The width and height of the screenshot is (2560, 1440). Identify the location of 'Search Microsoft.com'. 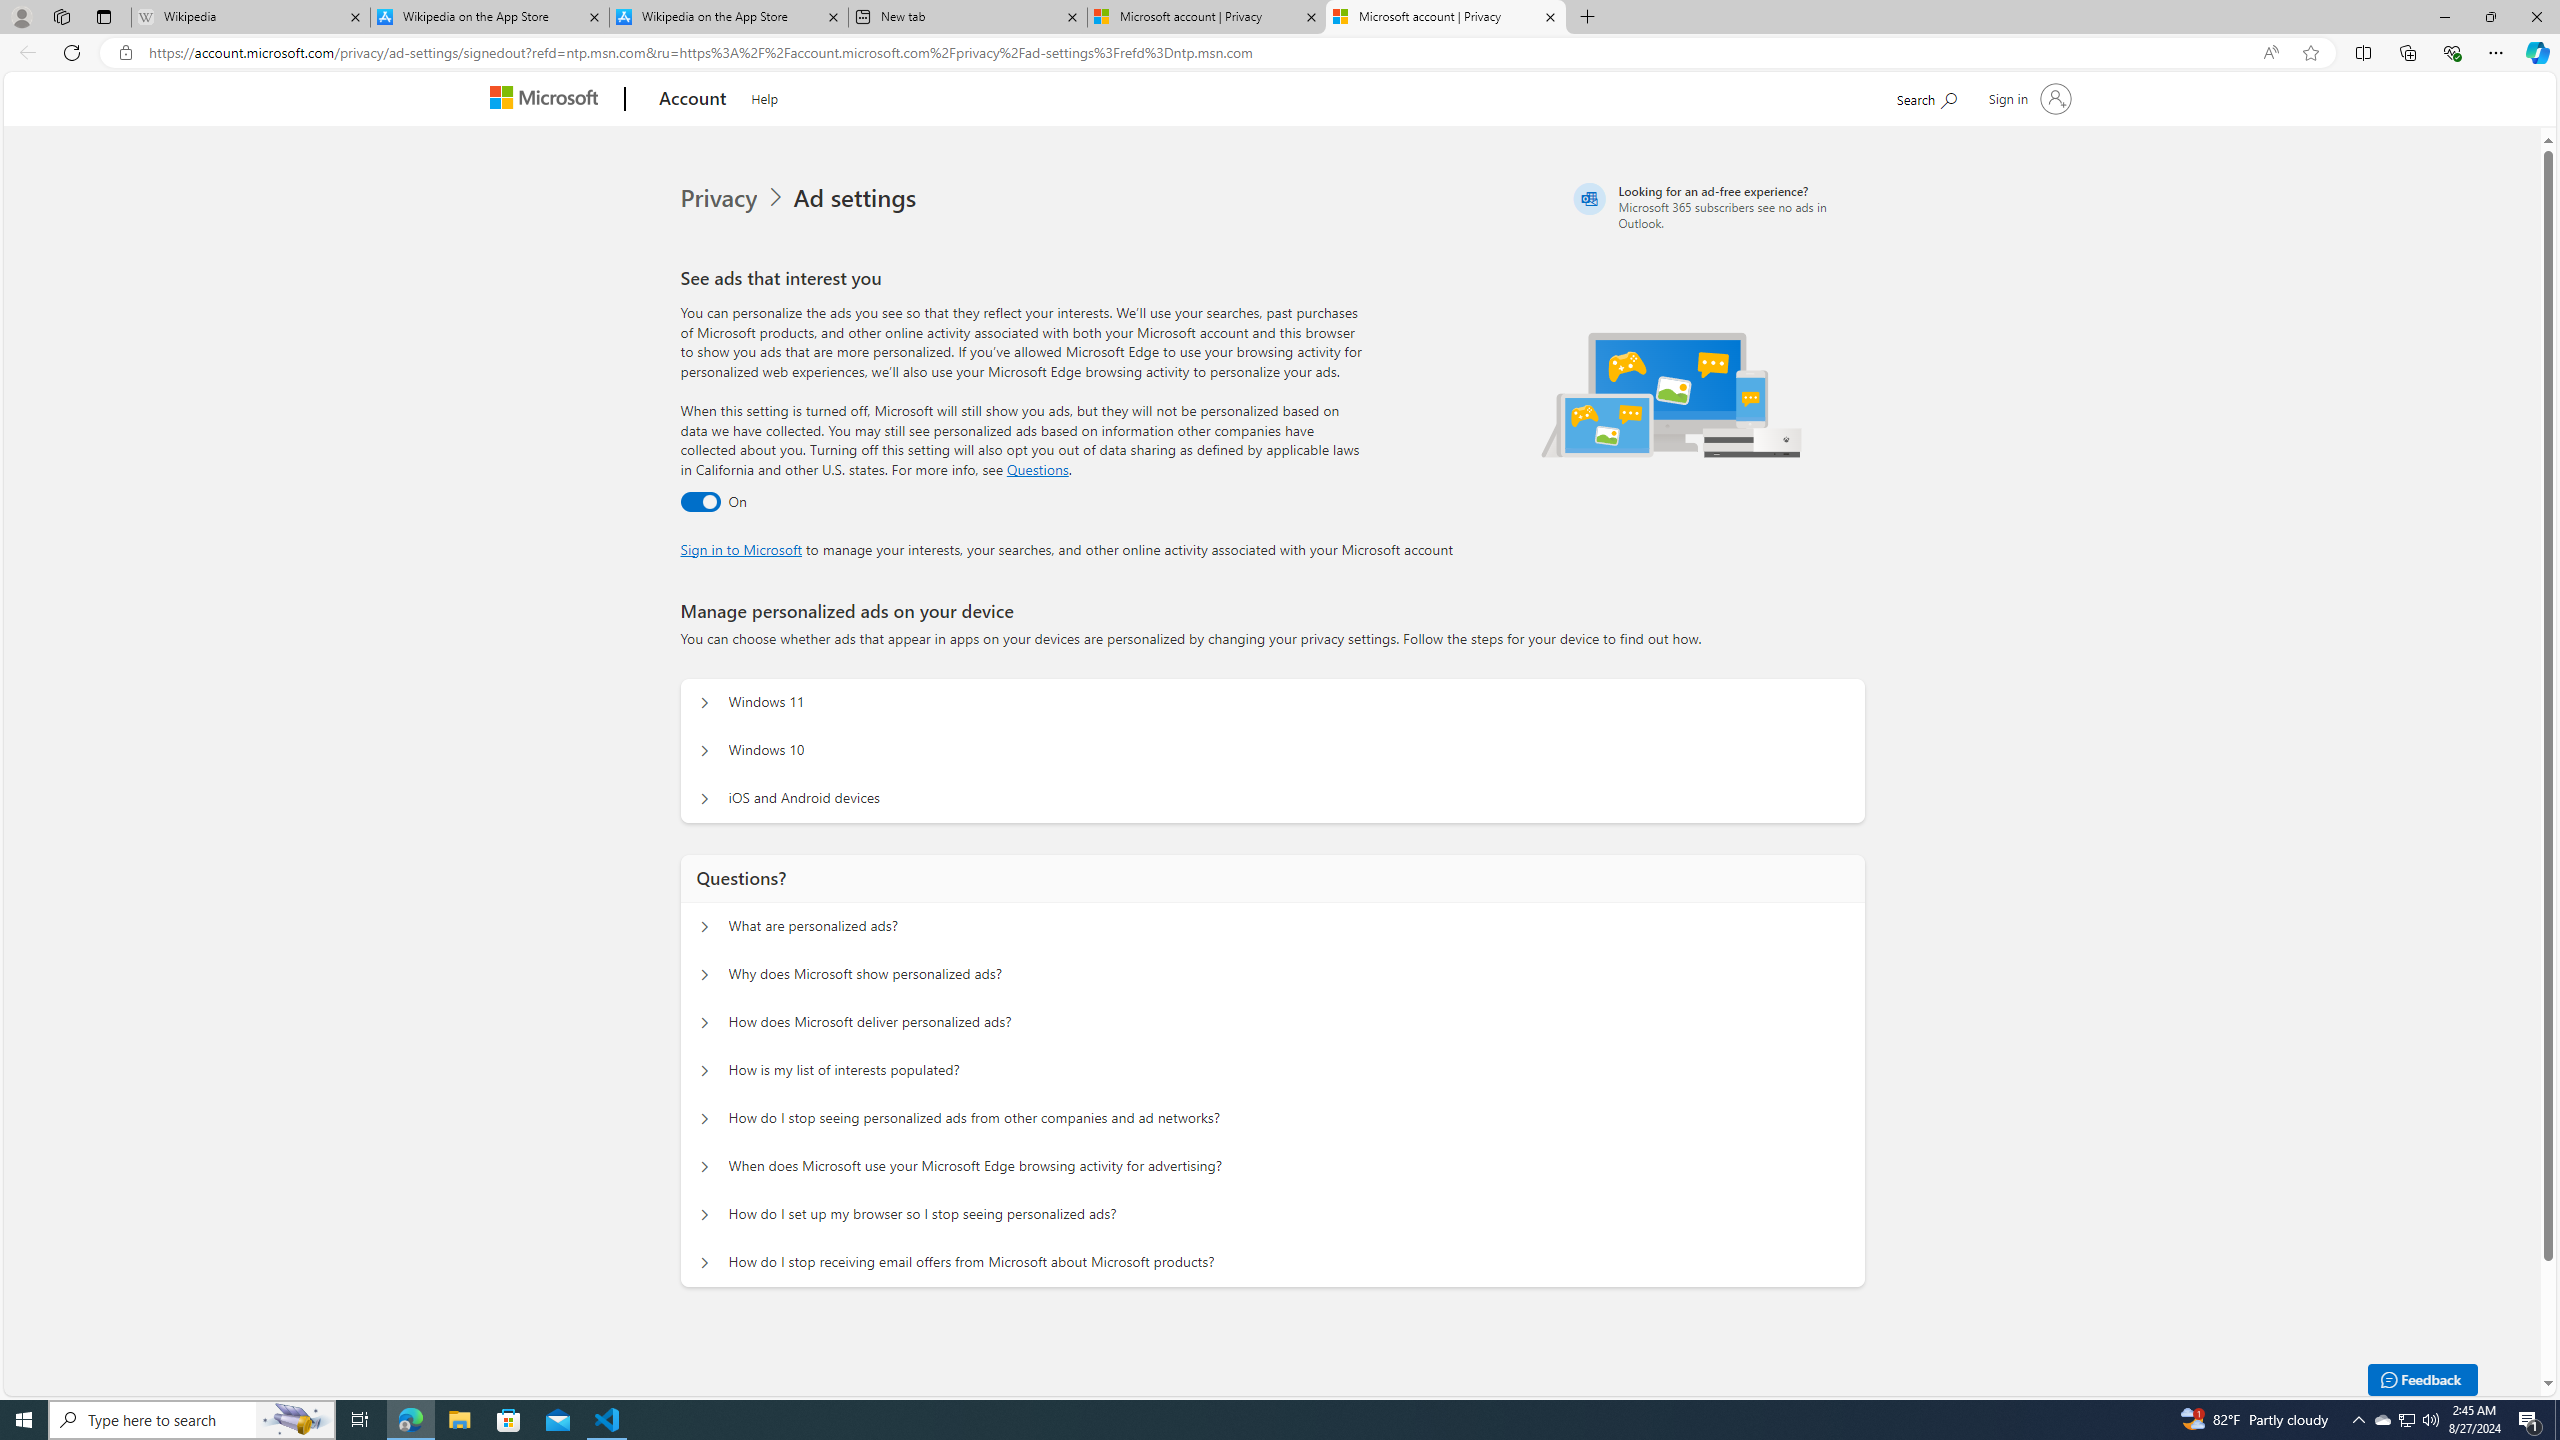
(1925, 96).